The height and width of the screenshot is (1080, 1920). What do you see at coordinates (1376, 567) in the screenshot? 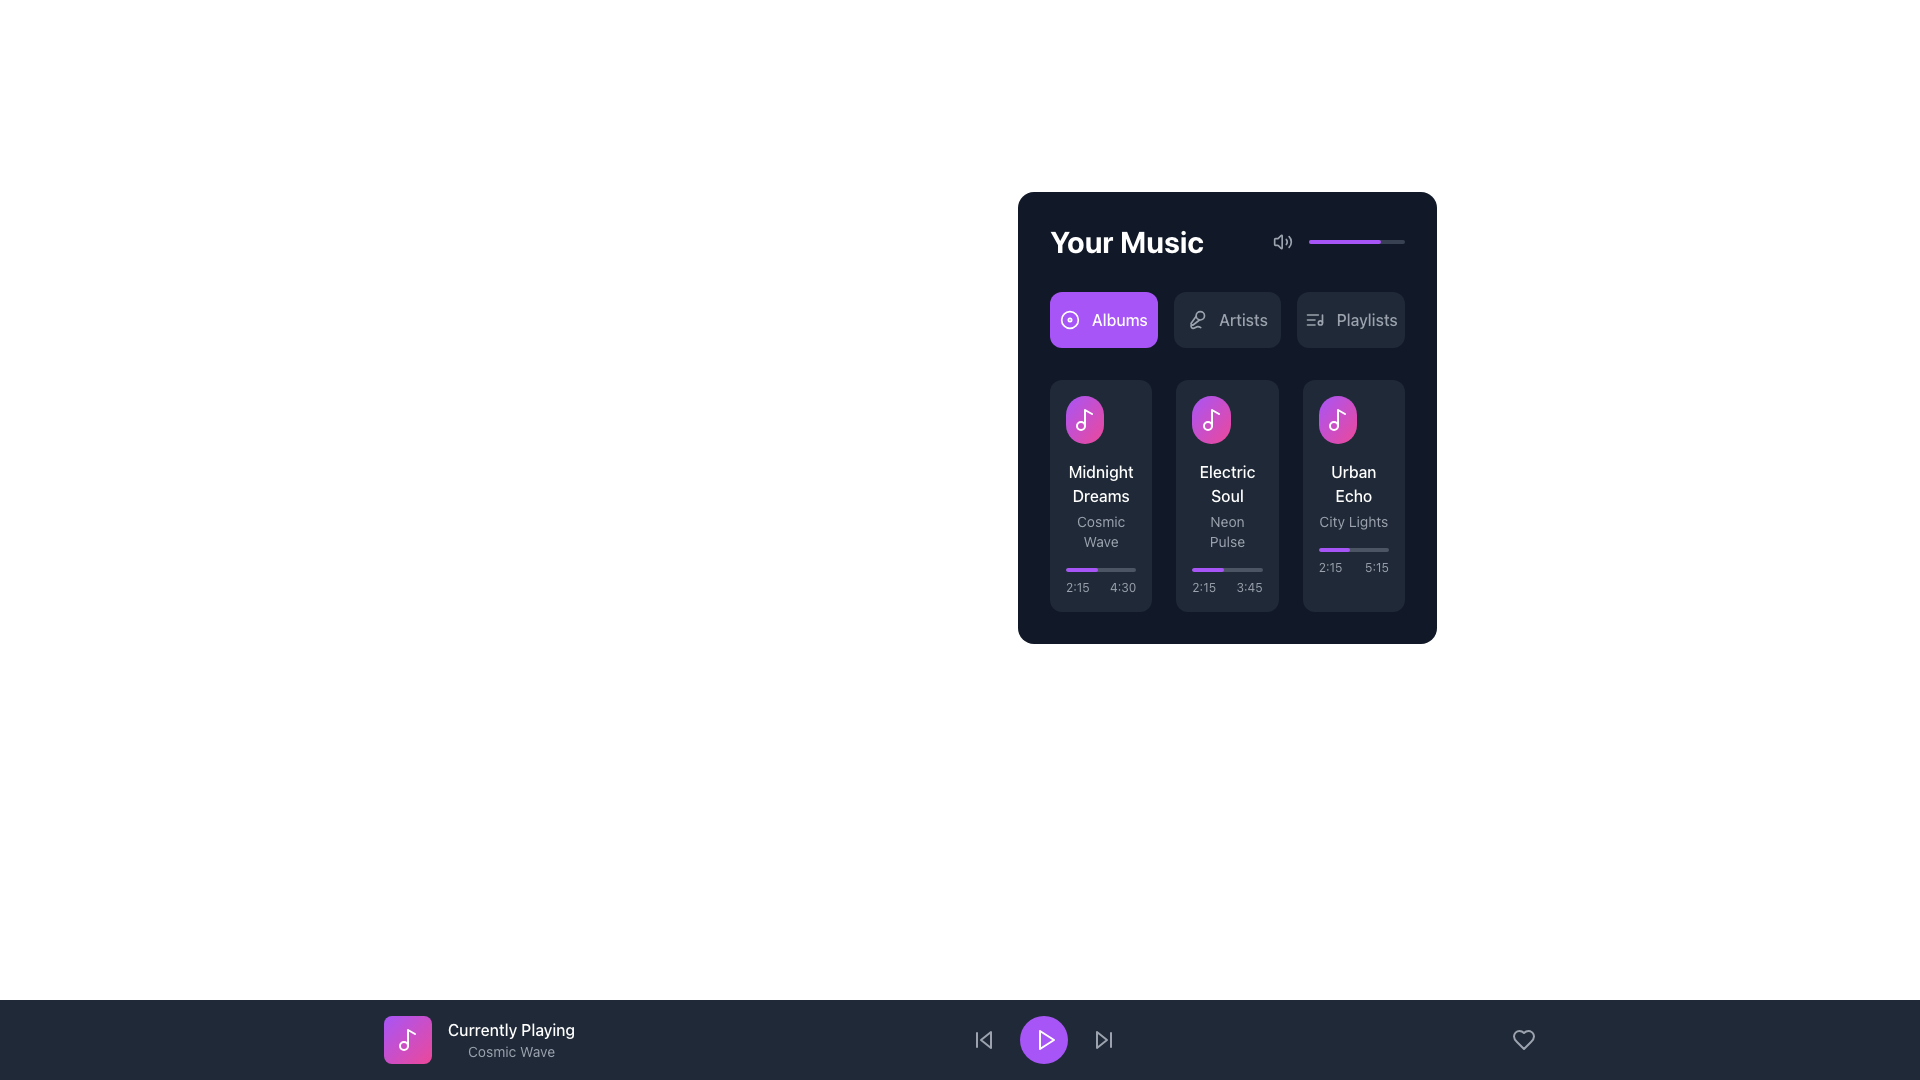
I see `time information displayed in the text label element showing '5:15', located in the bottom section of the 'Urban Echo' album card, to the right of '2:15'` at bounding box center [1376, 567].